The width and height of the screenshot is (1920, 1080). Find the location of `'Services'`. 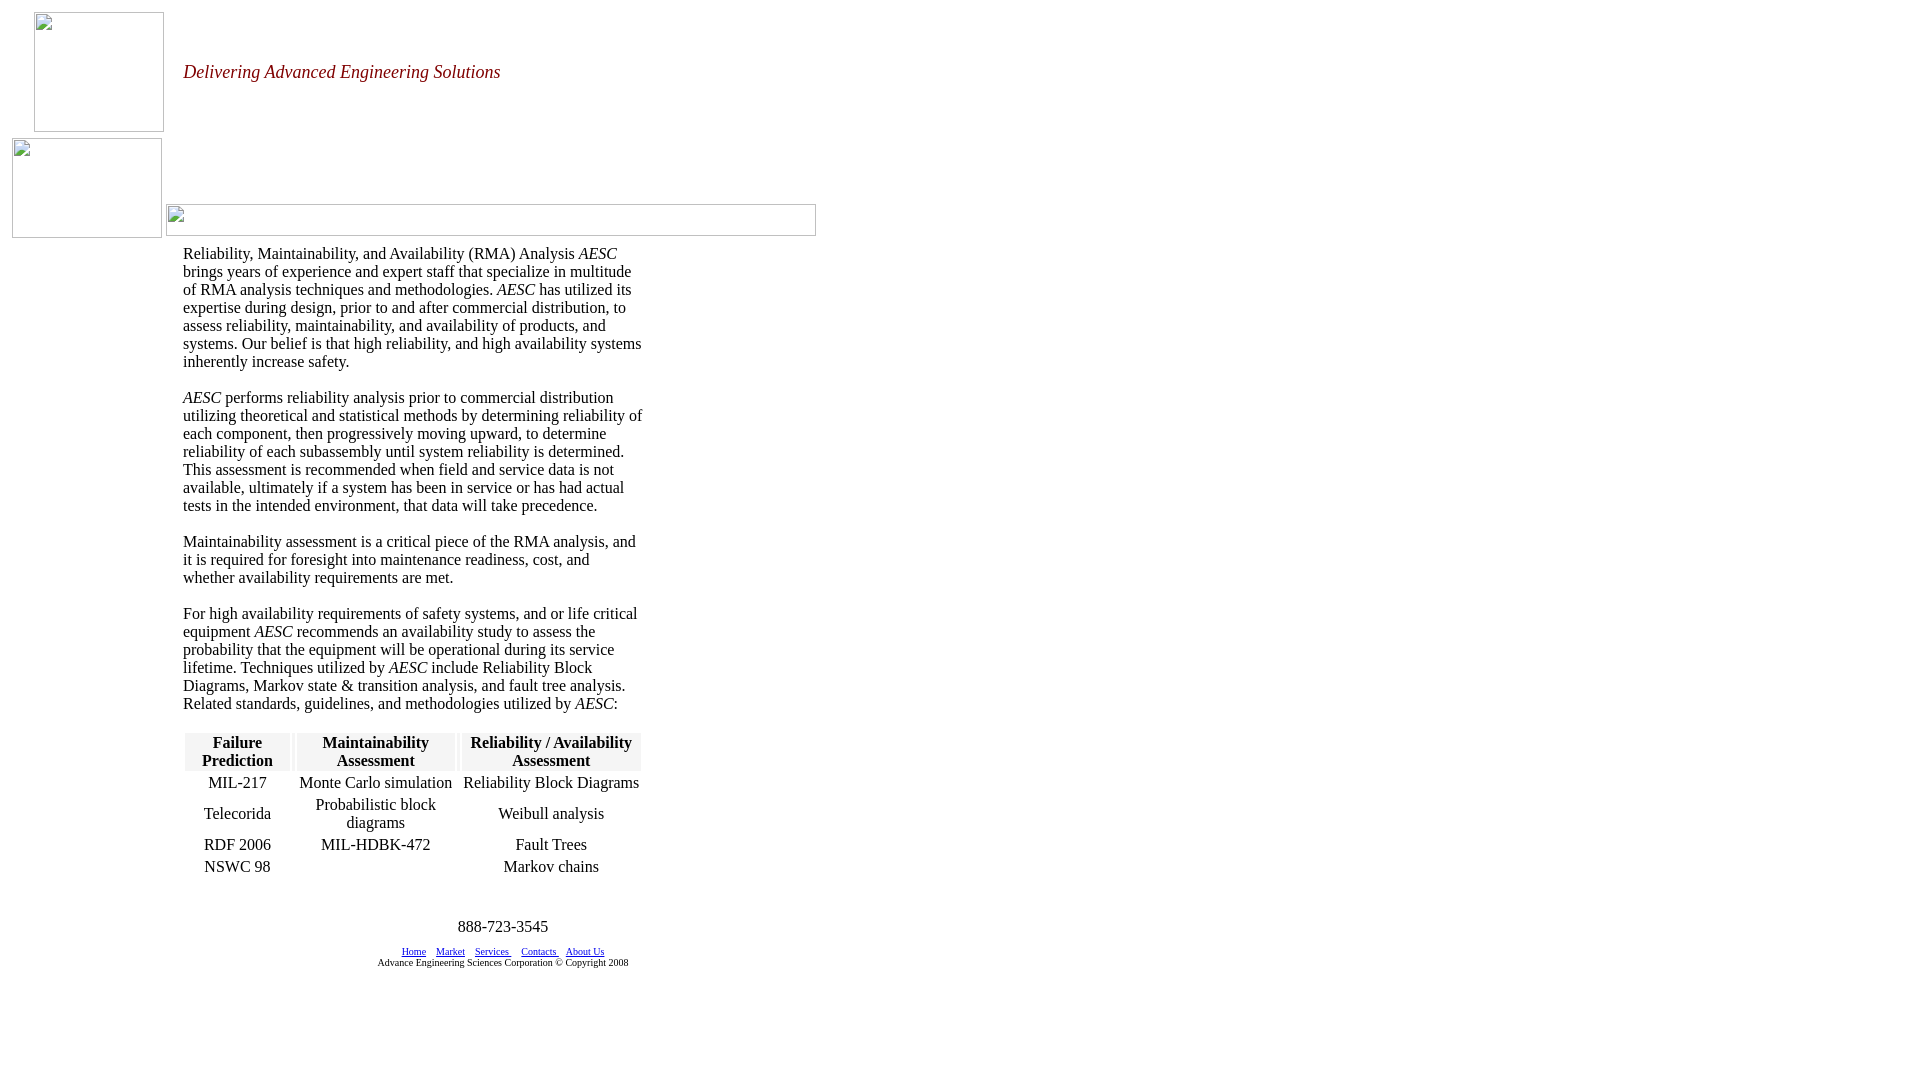

'Services' is located at coordinates (474, 950).